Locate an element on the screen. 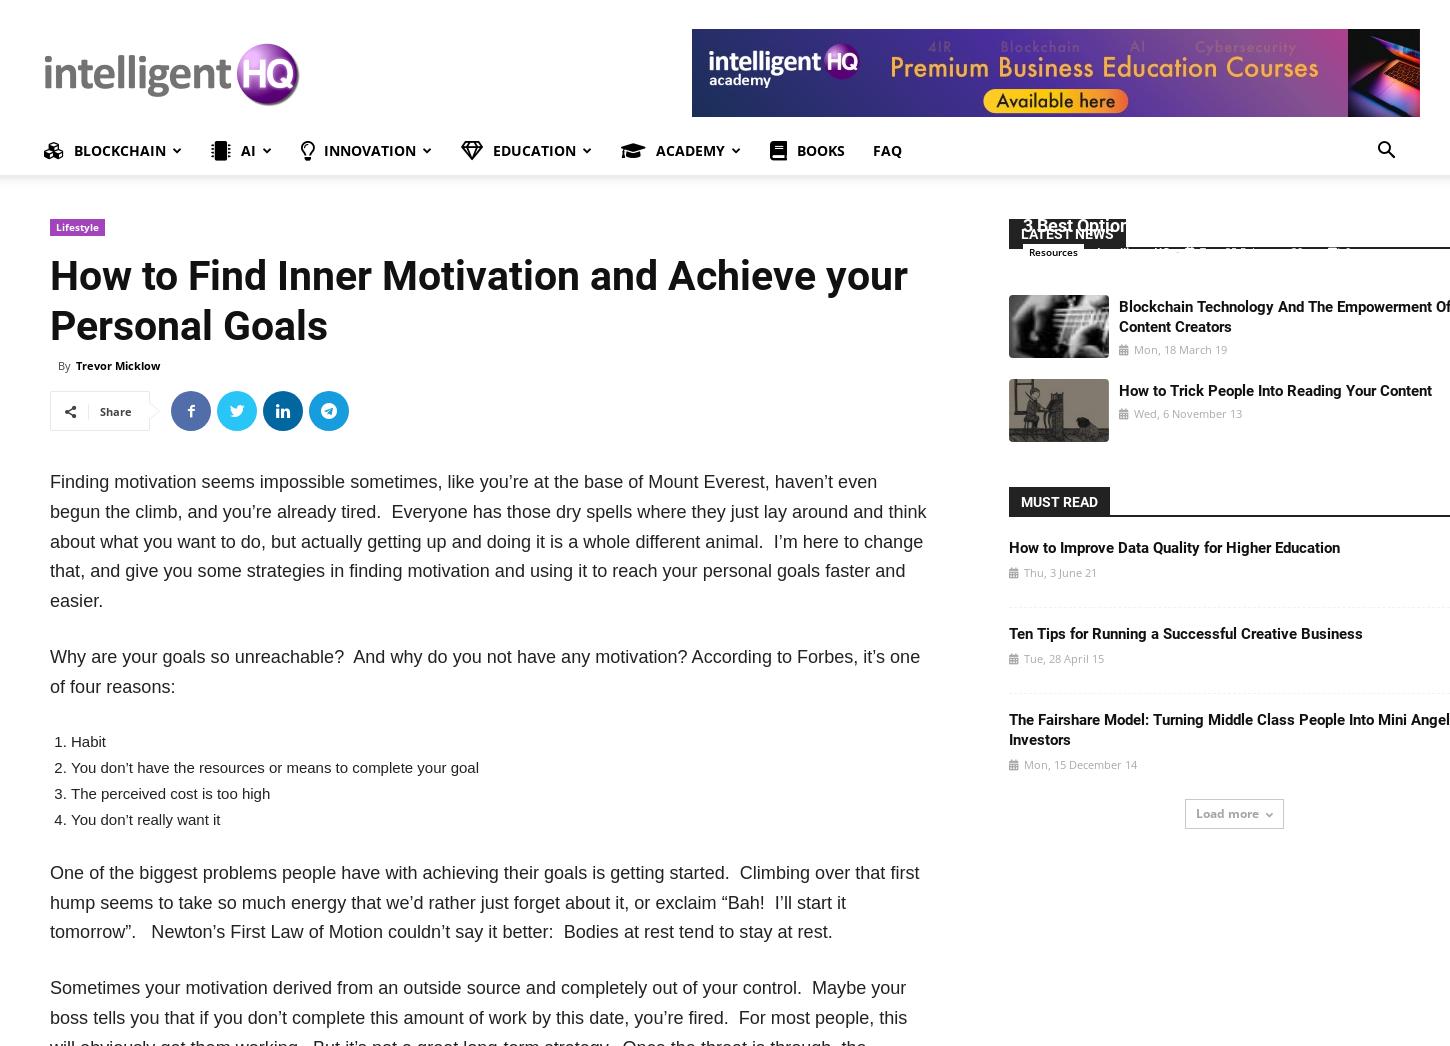 This screenshot has width=1450, height=1046. 'Tue, 28 April 15' is located at coordinates (1062, 657).